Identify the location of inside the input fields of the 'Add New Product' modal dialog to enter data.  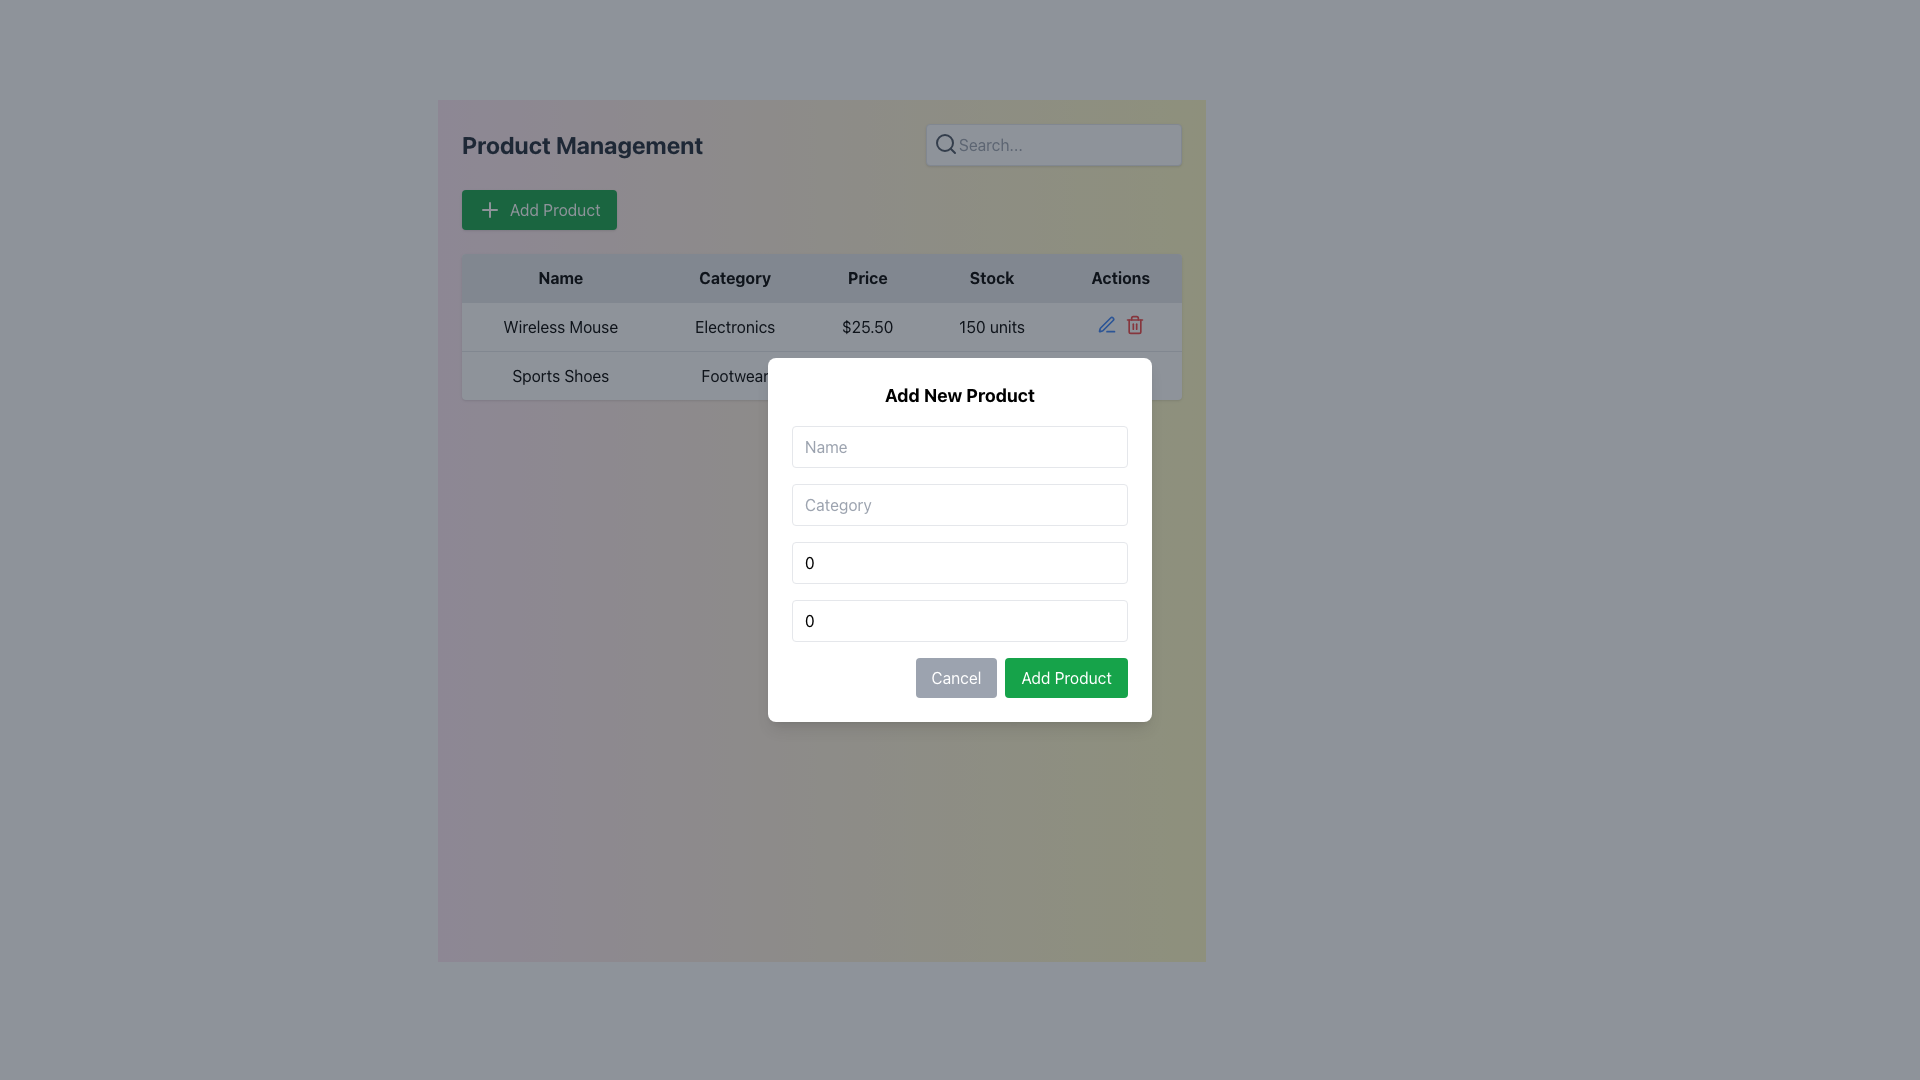
(960, 540).